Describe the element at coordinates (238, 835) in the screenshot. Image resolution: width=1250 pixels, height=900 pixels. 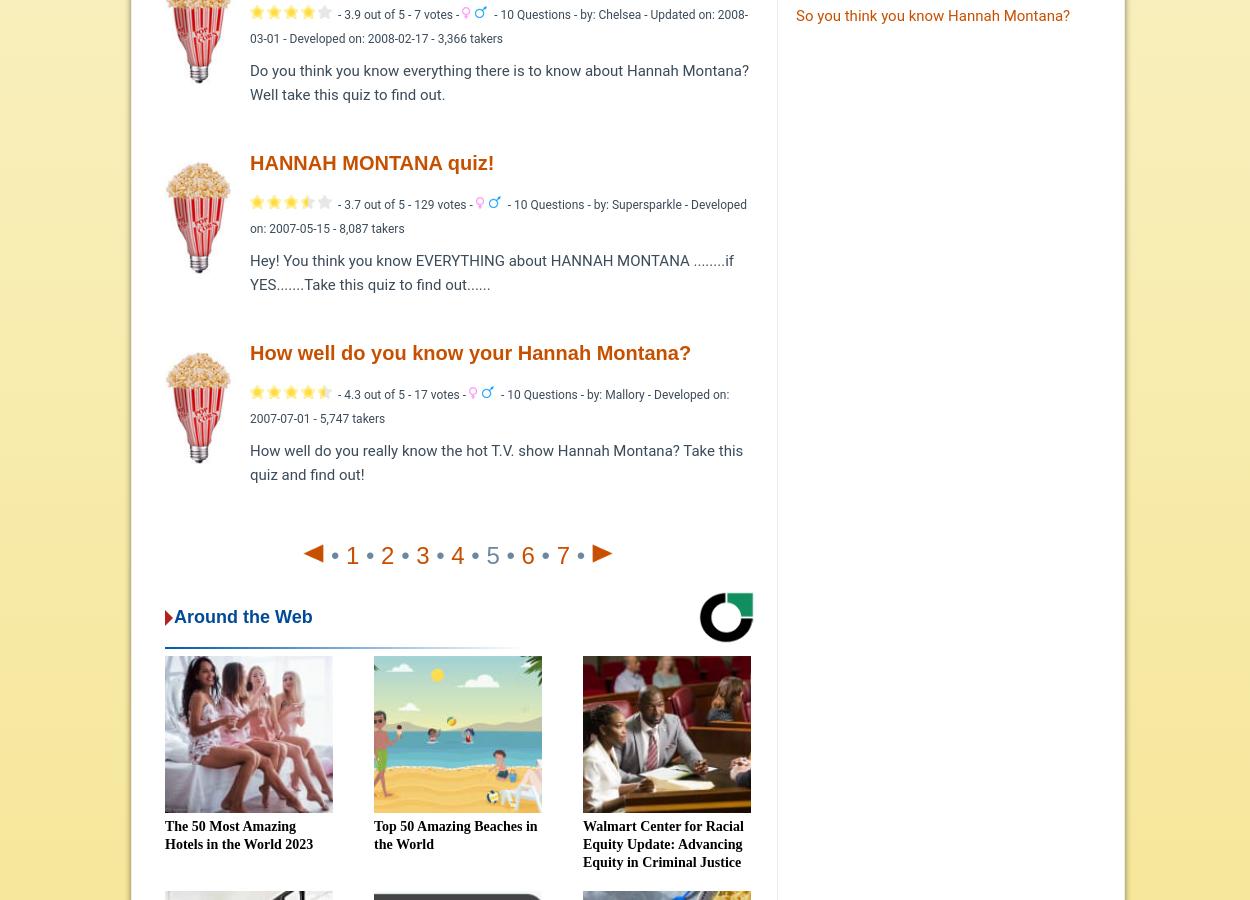
I see `'The 50 Most Amazing Hotels in the World 2023'` at that location.